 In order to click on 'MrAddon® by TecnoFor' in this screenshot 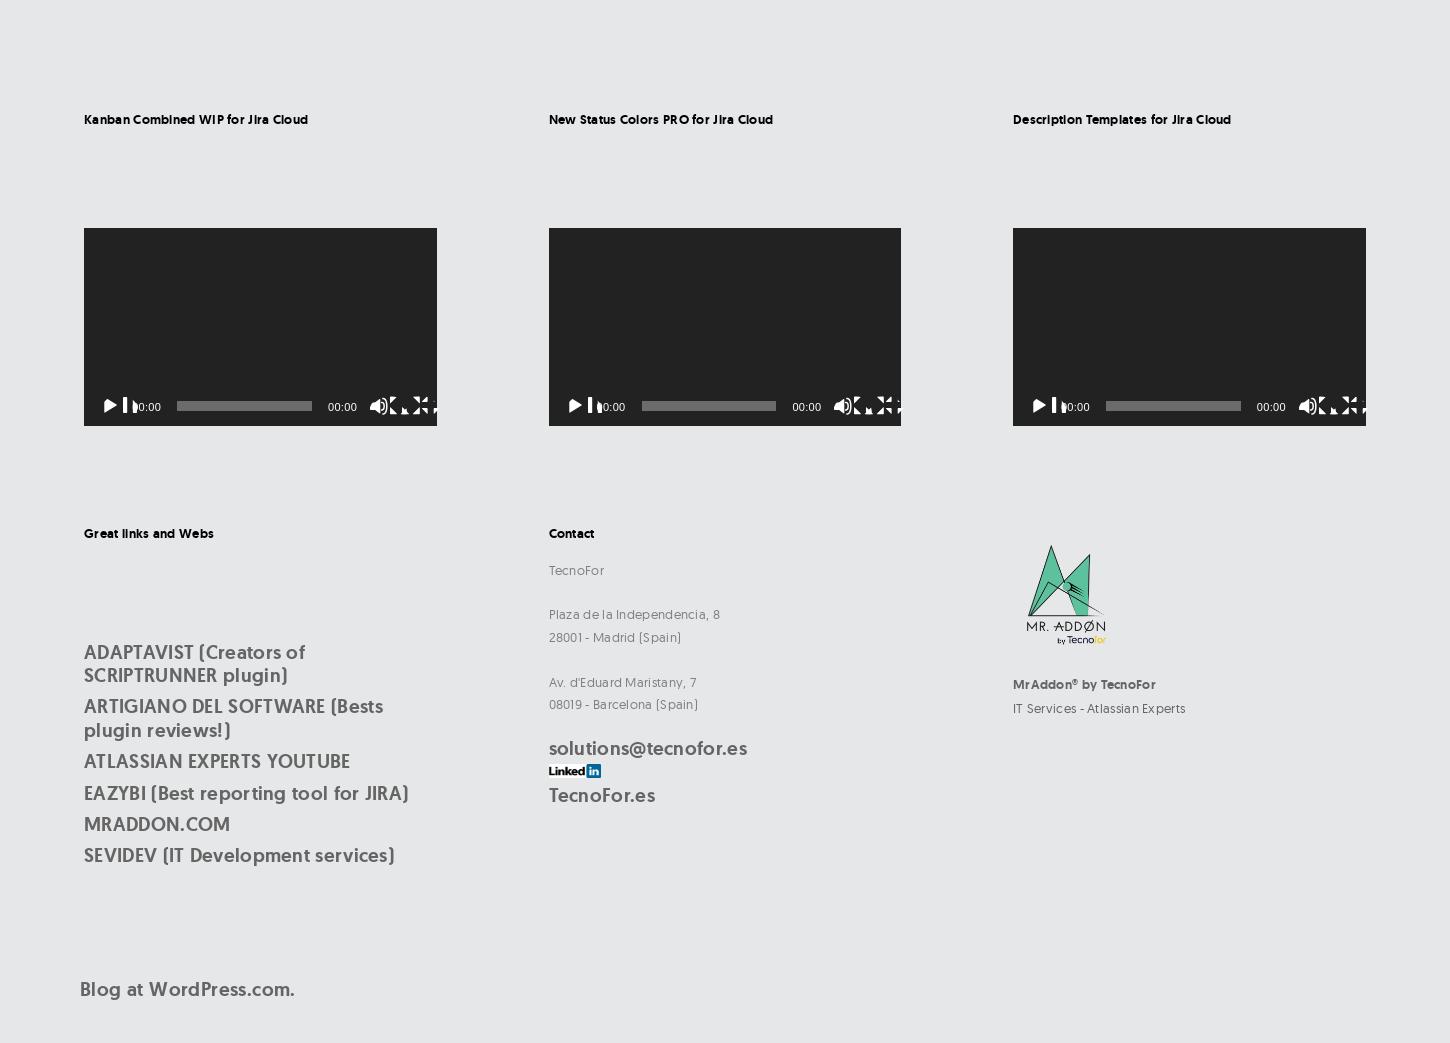, I will do `click(1083, 684)`.